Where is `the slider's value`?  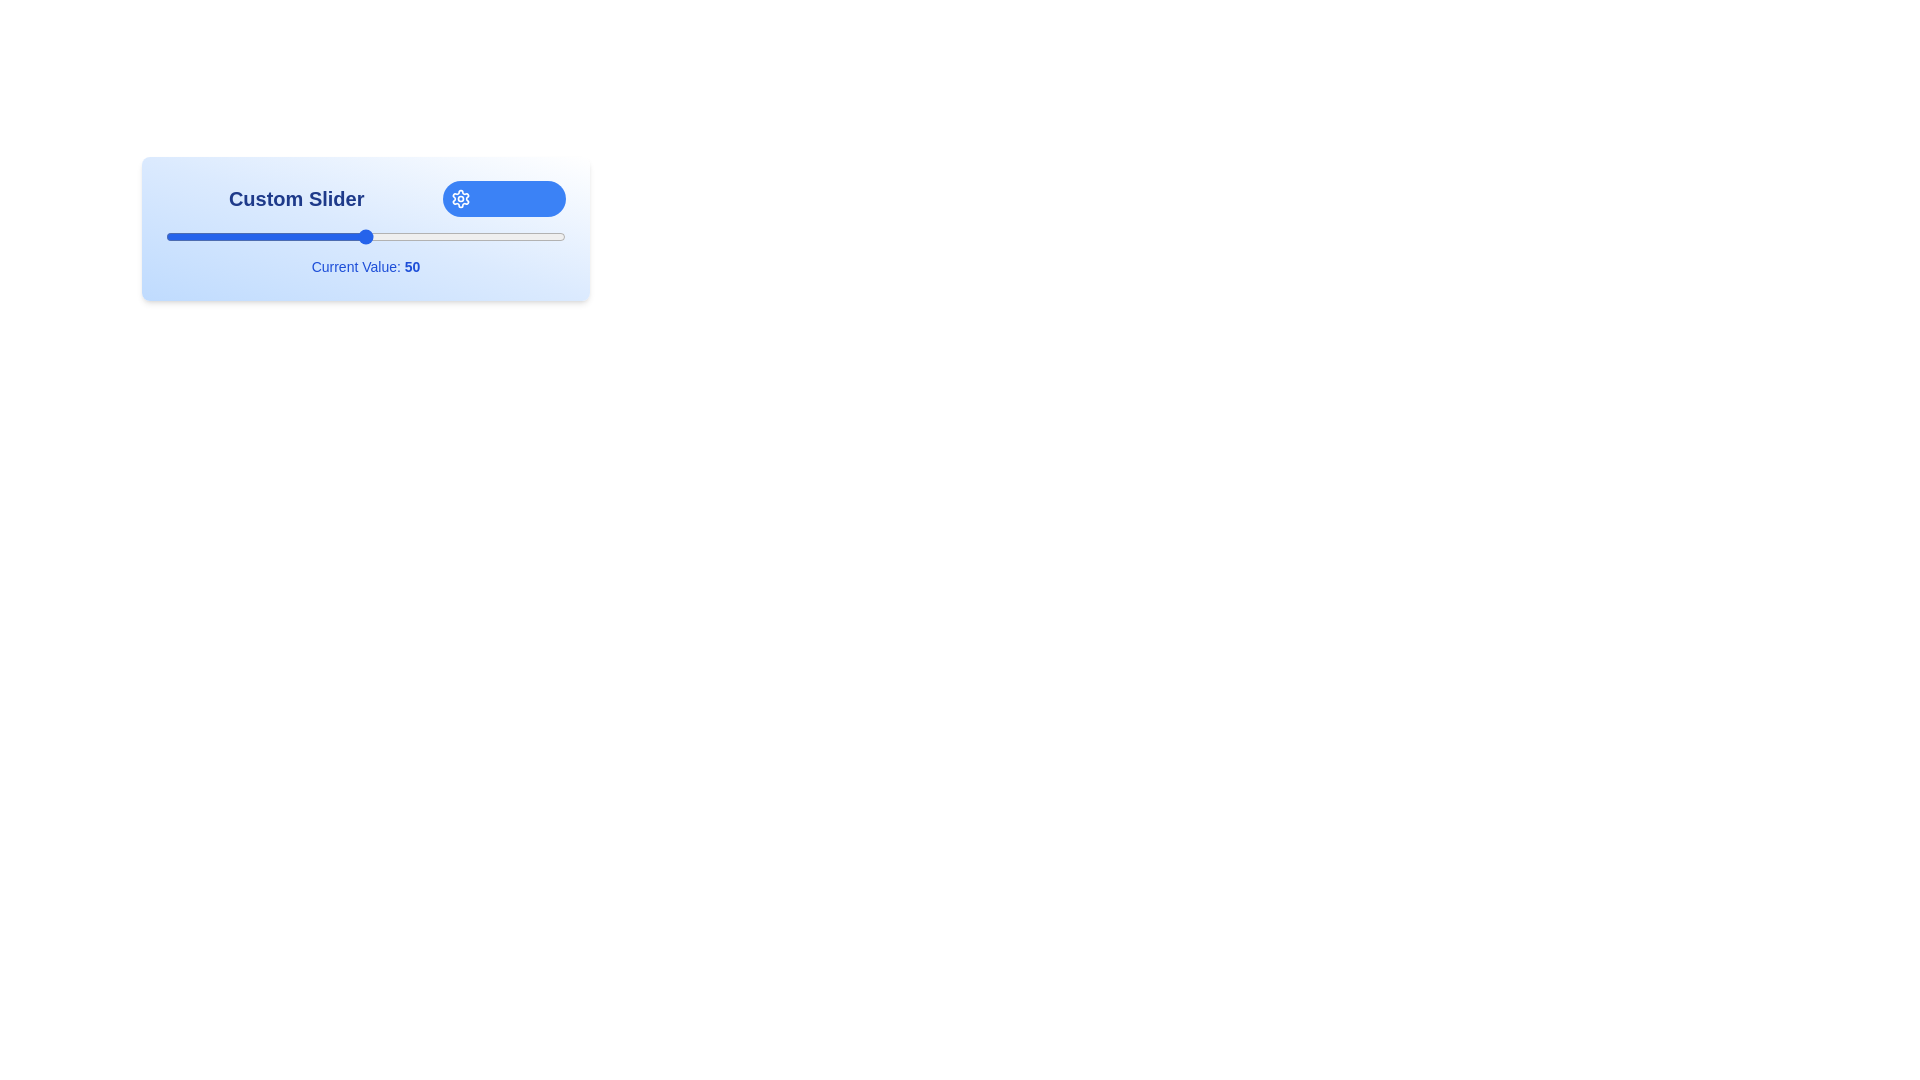
the slider's value is located at coordinates (378, 235).